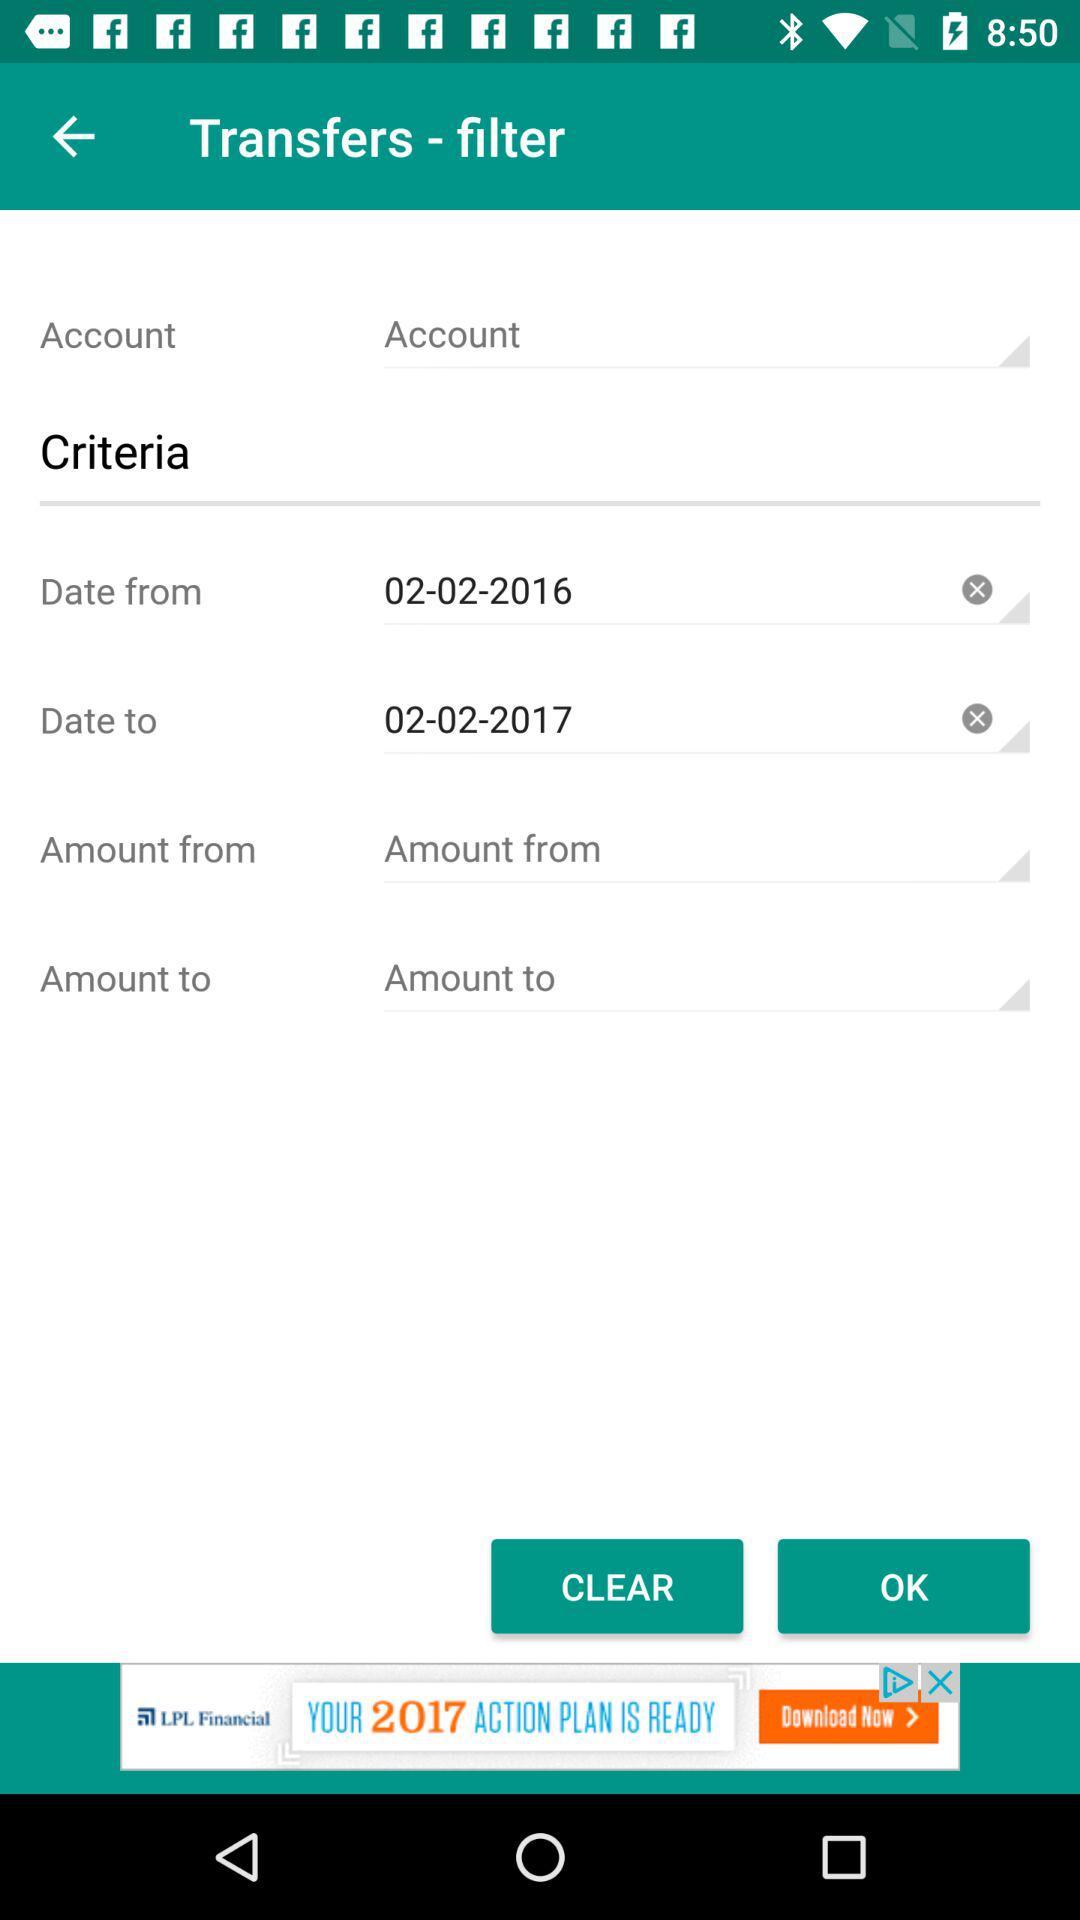 The height and width of the screenshot is (1920, 1080). I want to click on enters amount, so click(705, 848).